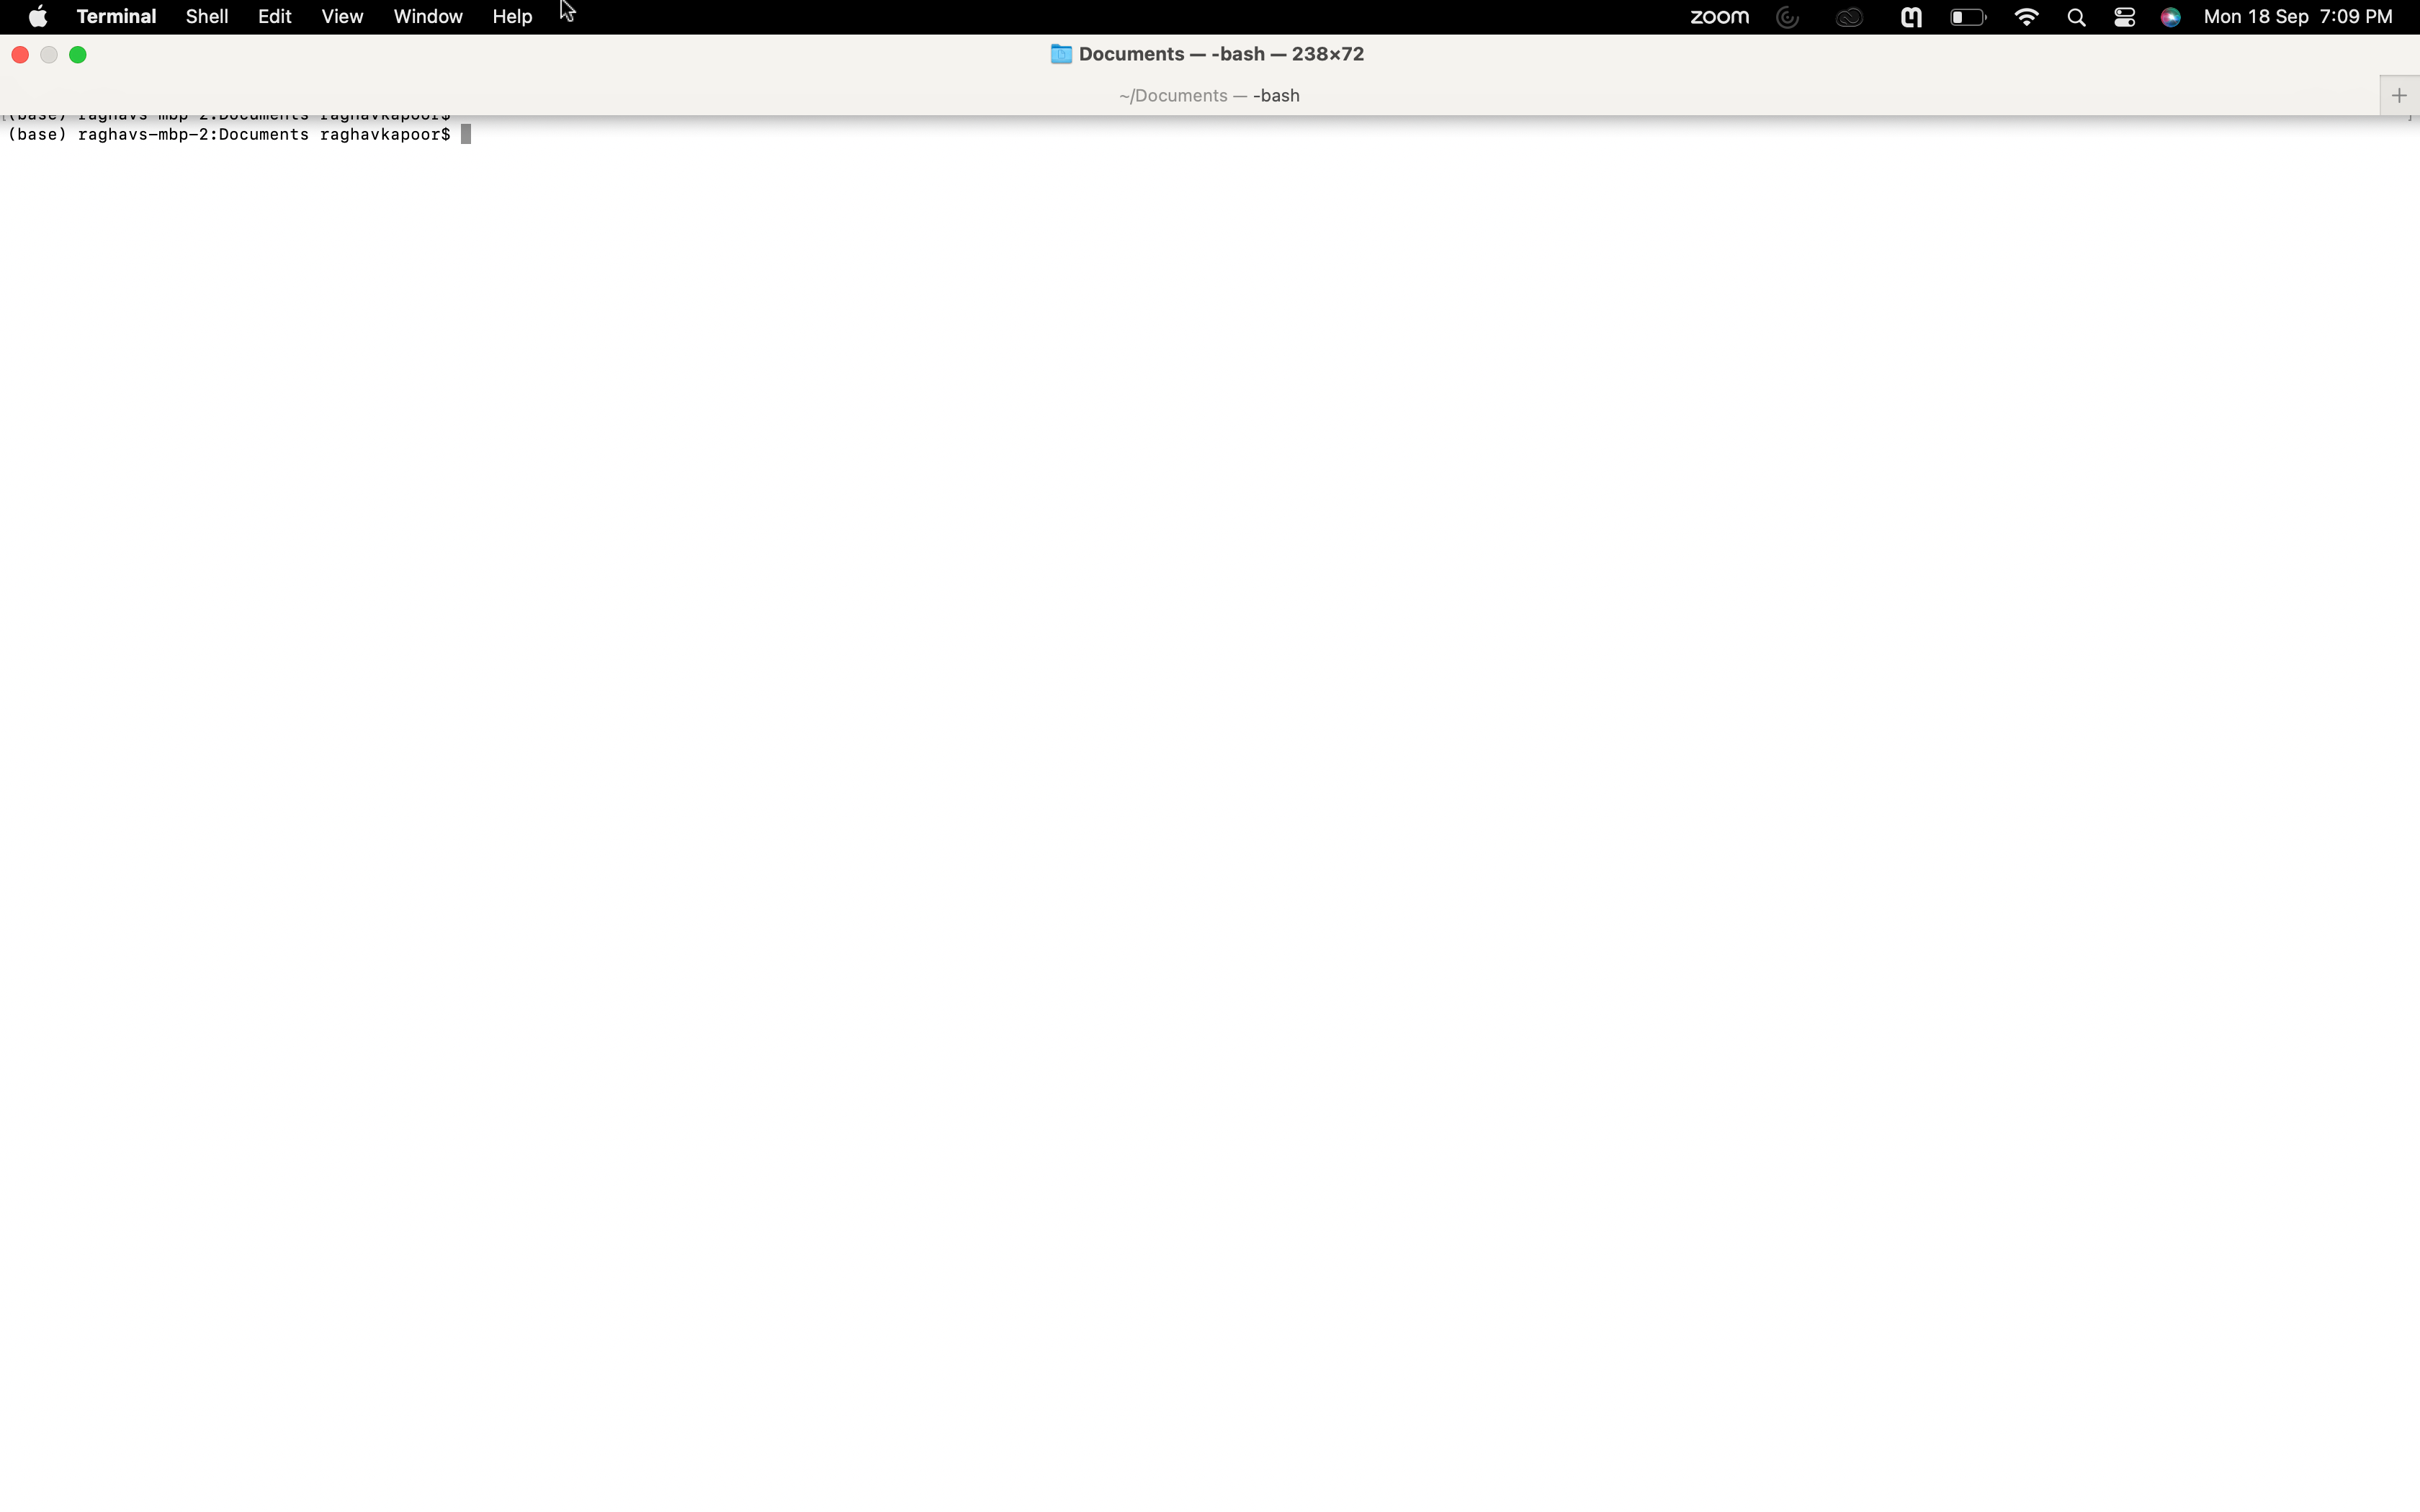 This screenshot has height=1512, width=2420. Describe the element at coordinates (514, 17) in the screenshot. I see `settings through the help options tab` at that location.